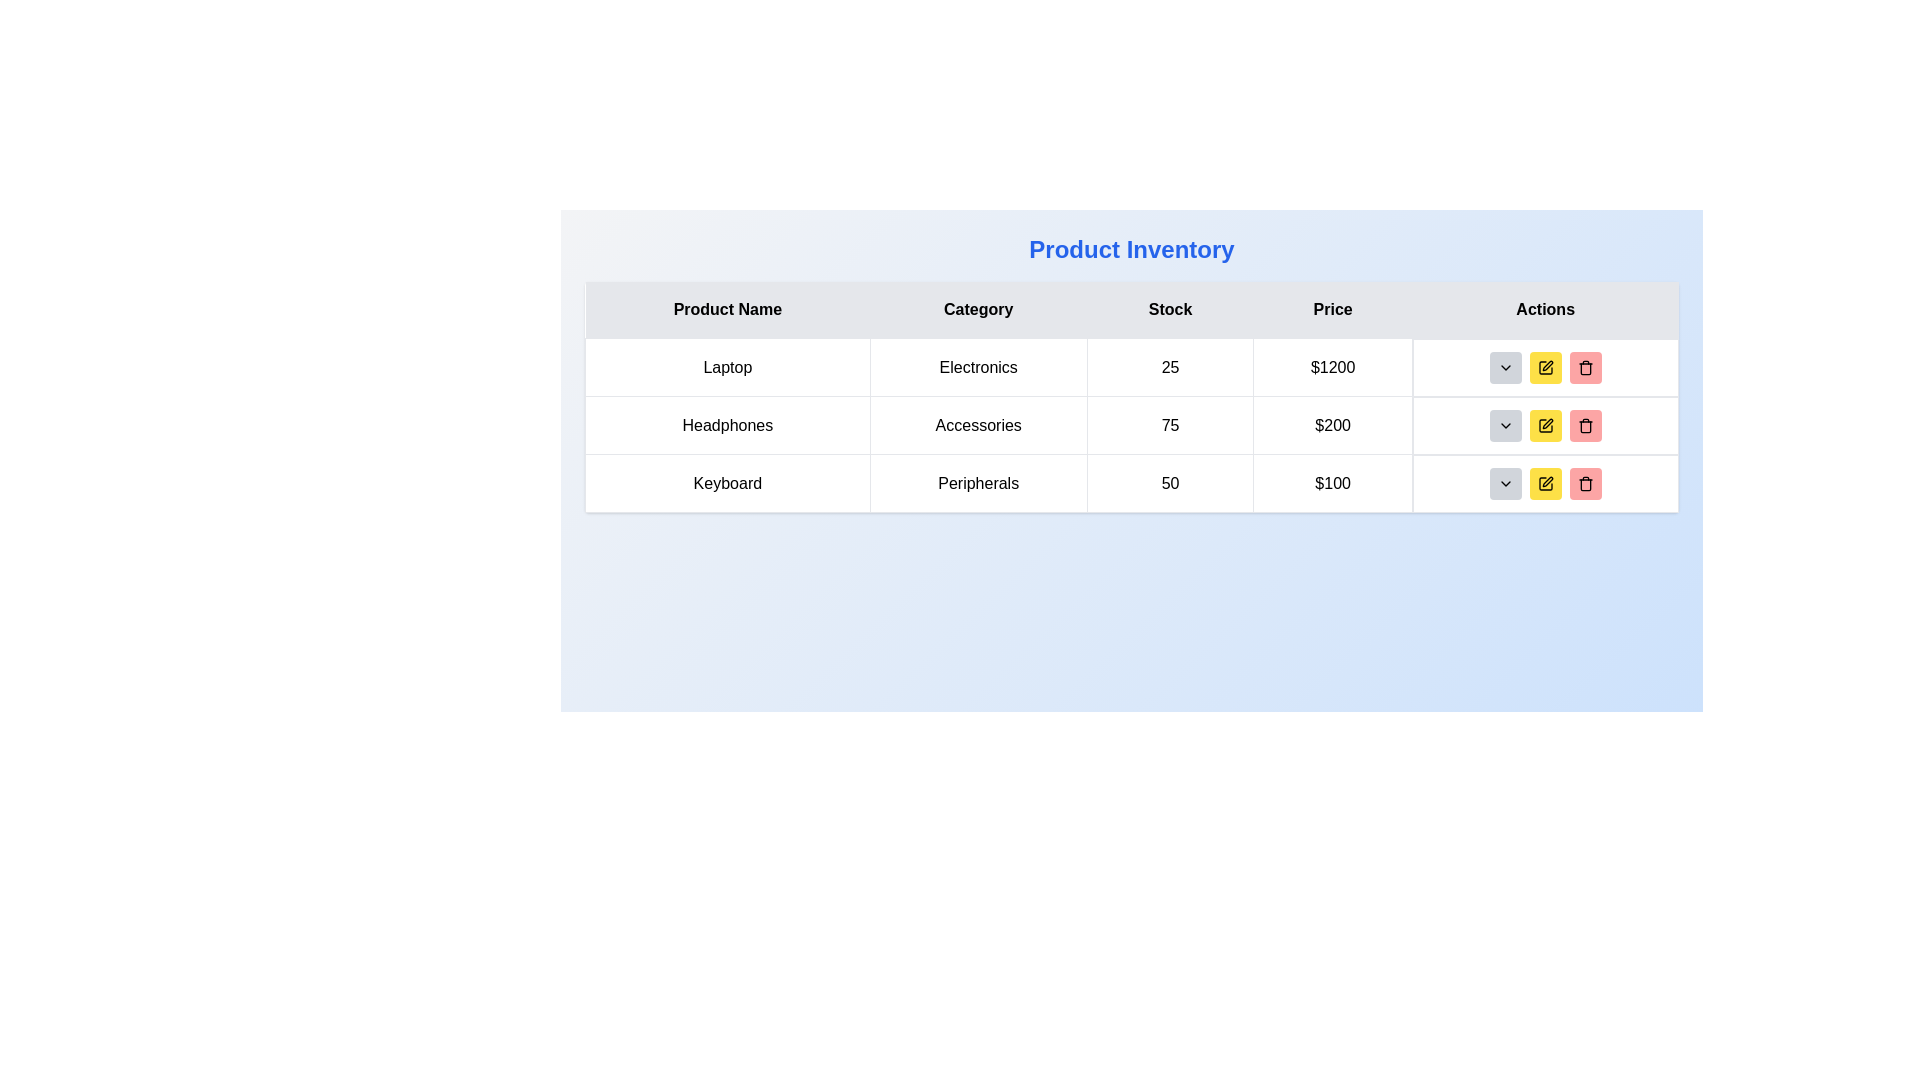 The width and height of the screenshot is (1920, 1080). Describe the element at coordinates (1505, 367) in the screenshot. I see `the downward-pointing chevron icon in the Dropdown toggle button located in the 'Actions' column of the first row in the product inventory table` at that location.